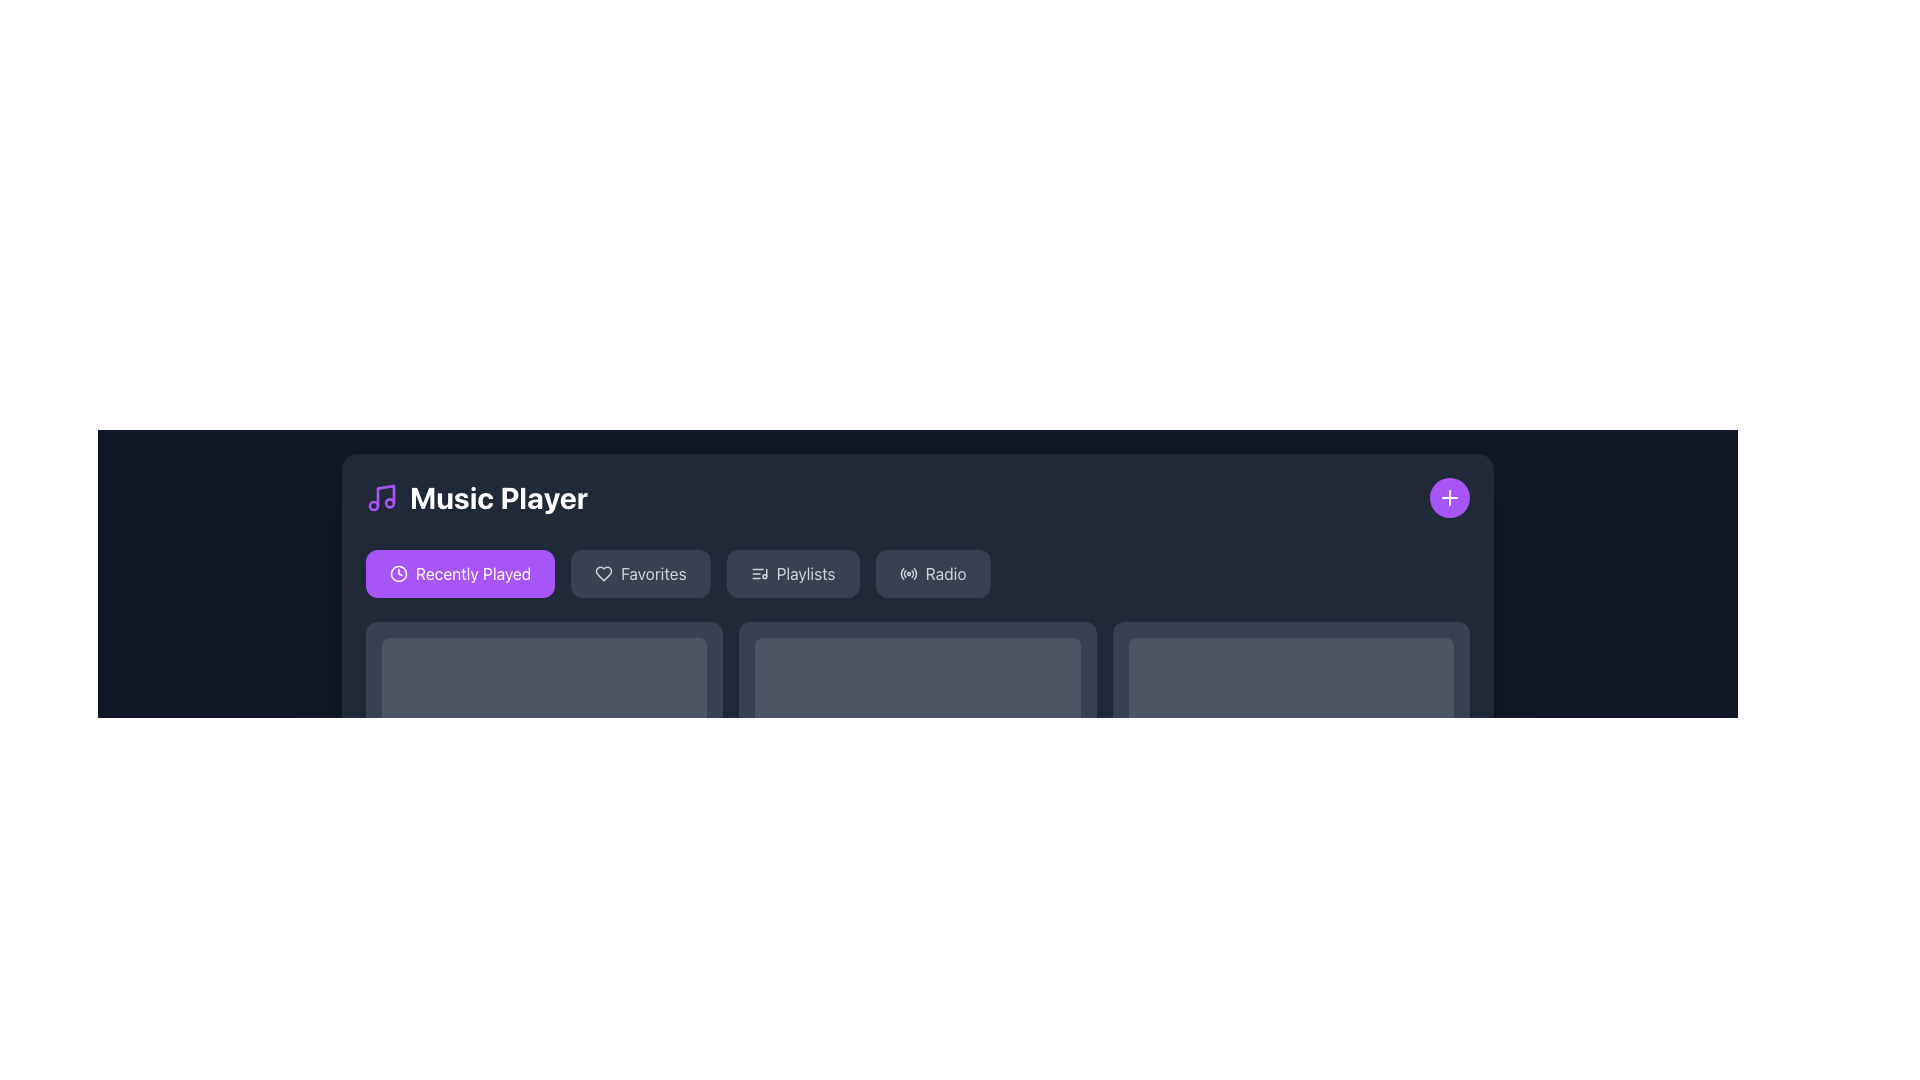 Image resolution: width=1920 pixels, height=1080 pixels. What do you see at coordinates (907, 574) in the screenshot?
I see `the decorative icon located to the left of the 'Radio' label in the upper menu row, which visually reinforces the meaning of the label` at bounding box center [907, 574].